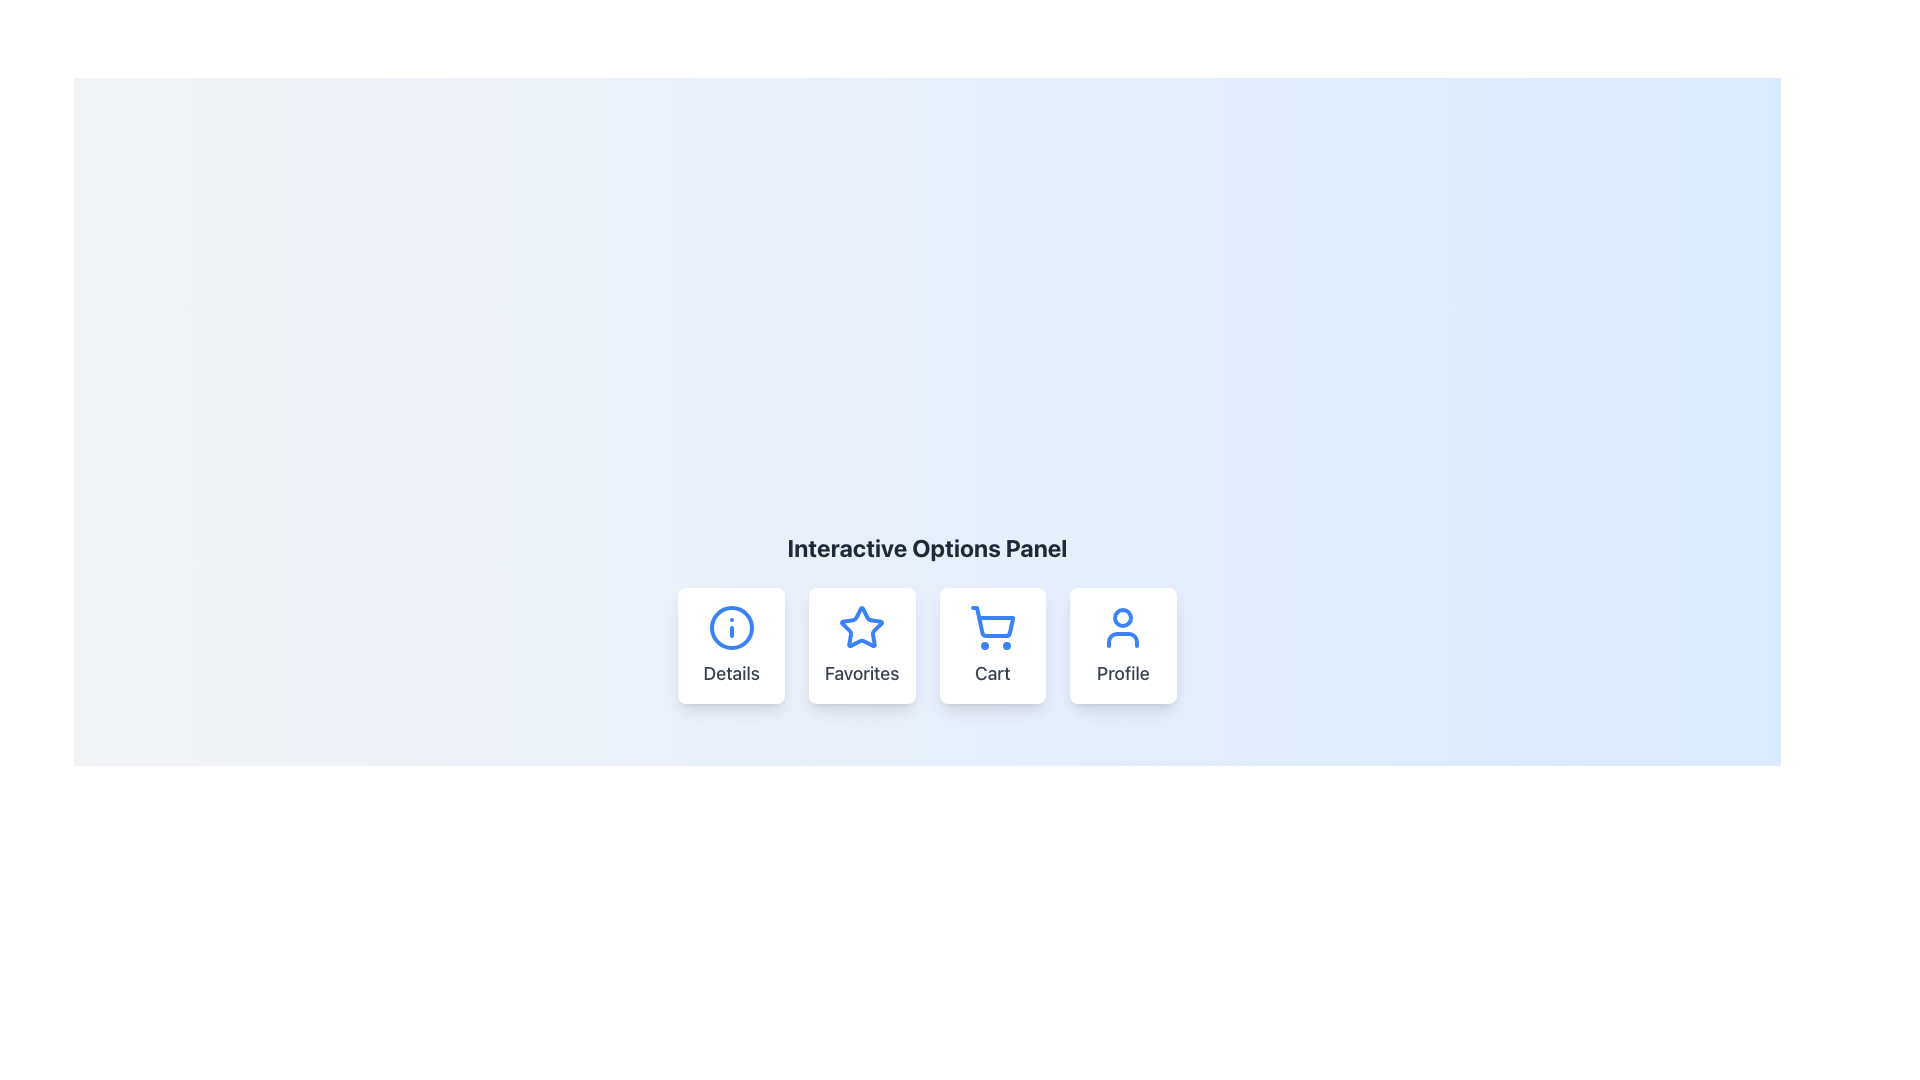 This screenshot has height=1080, width=1920. What do you see at coordinates (1123, 645) in the screenshot?
I see `the fourth card item in the grid, which provides access to the user's profile or account settings` at bounding box center [1123, 645].